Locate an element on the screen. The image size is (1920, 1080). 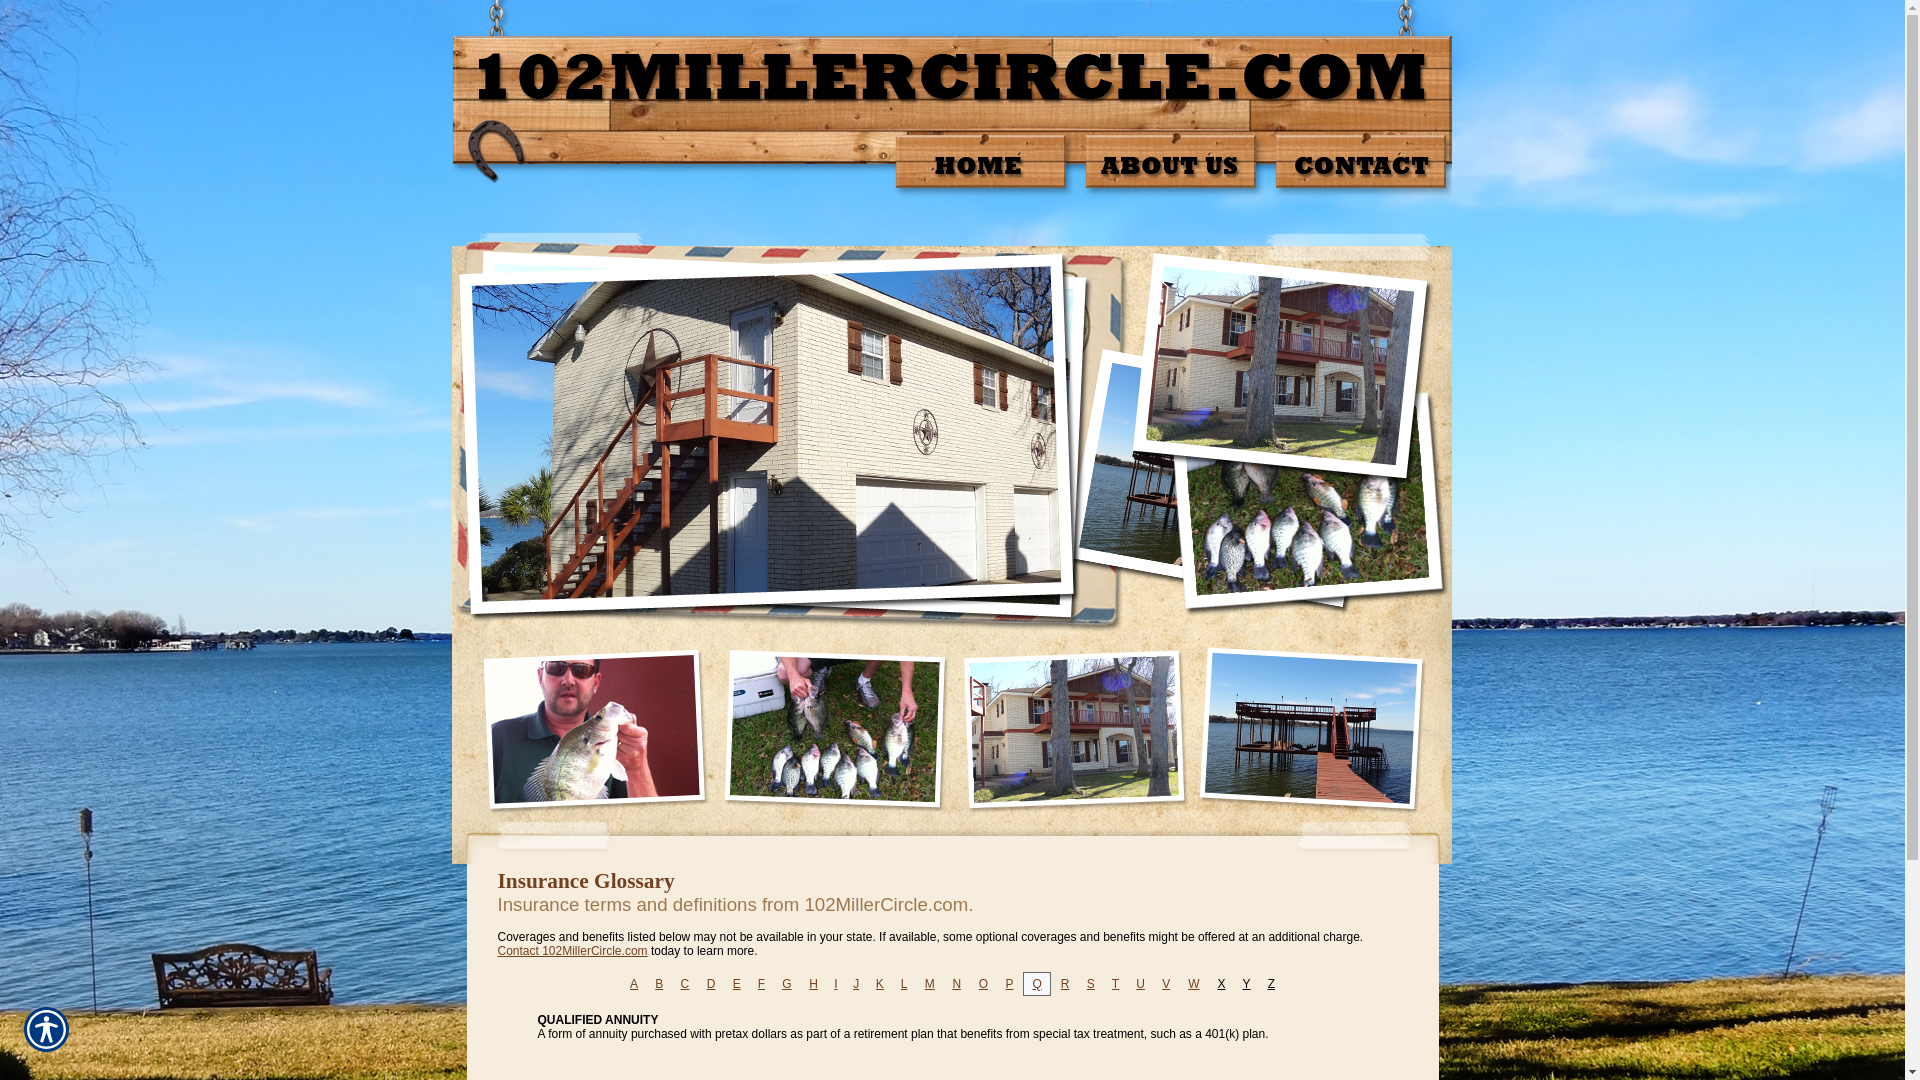
'I' is located at coordinates (835, 982).